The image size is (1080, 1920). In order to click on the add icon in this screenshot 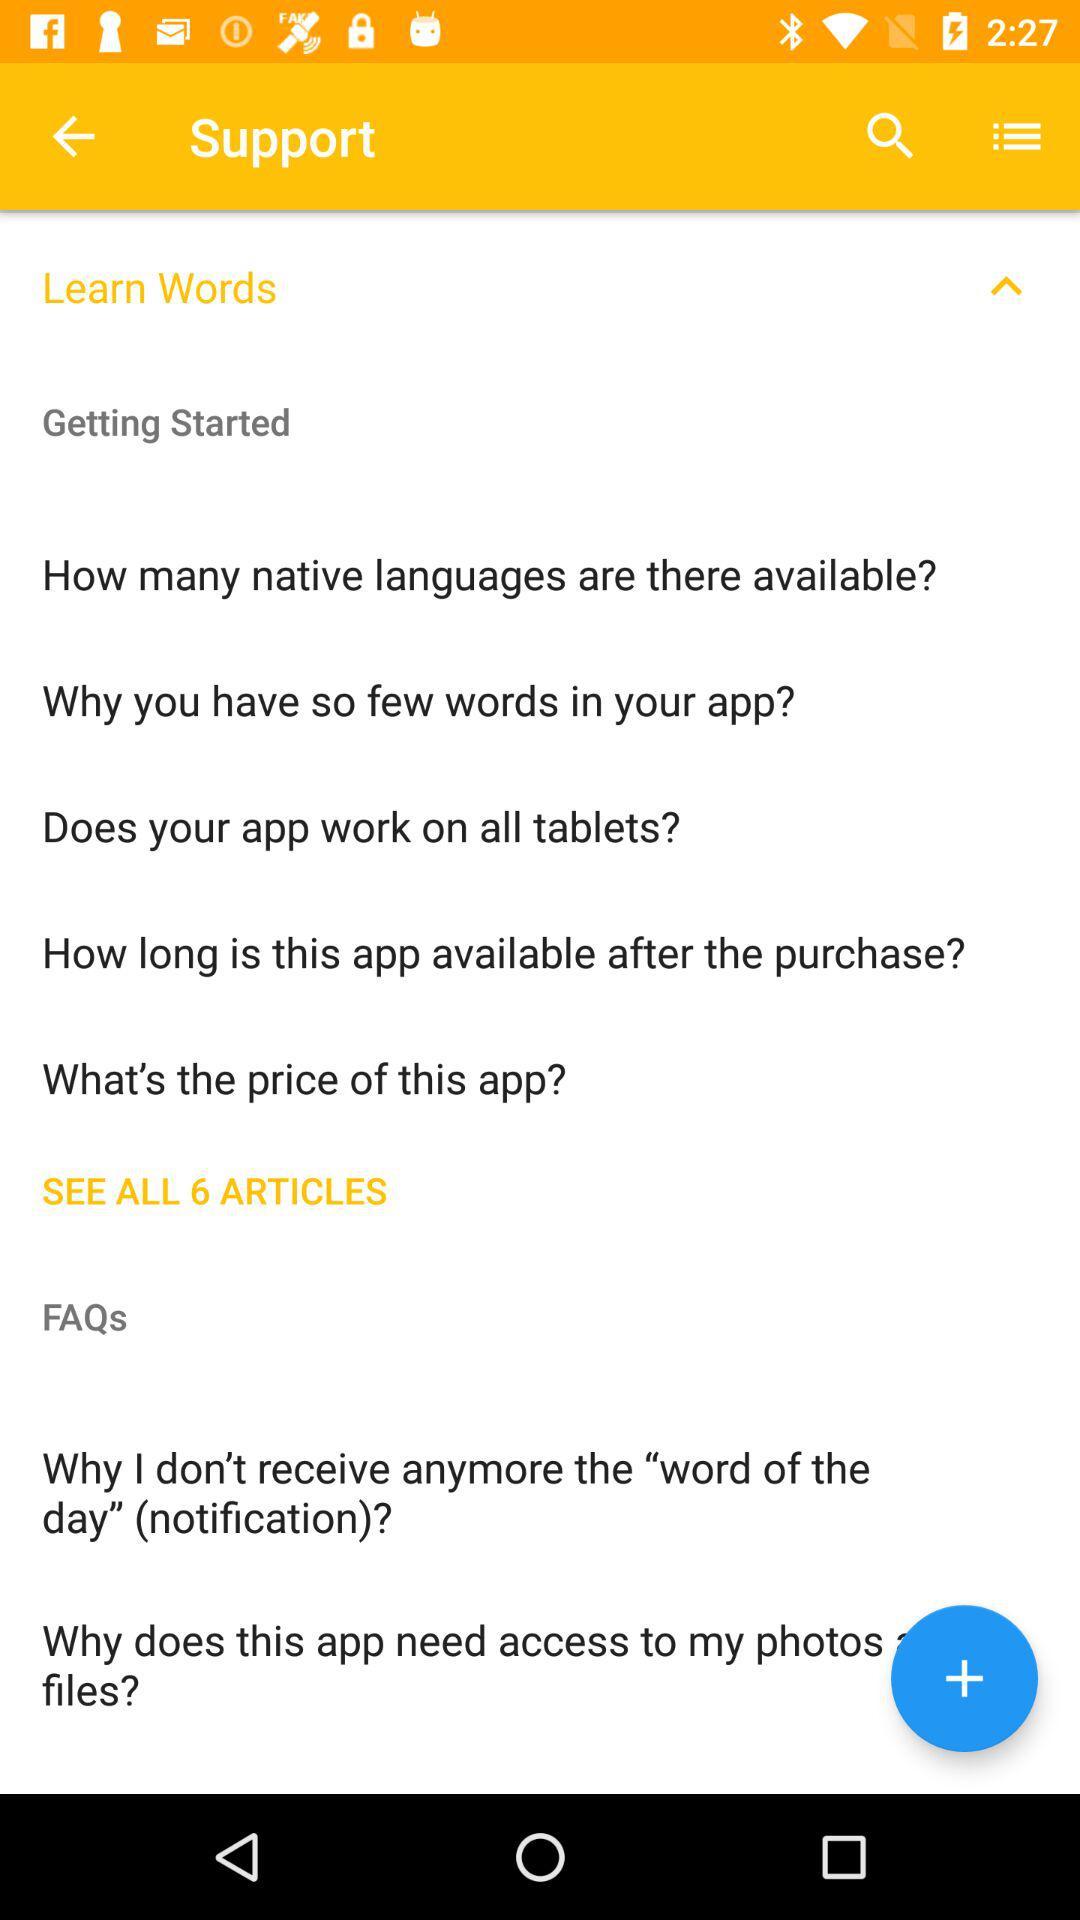, I will do `click(963, 1678)`.